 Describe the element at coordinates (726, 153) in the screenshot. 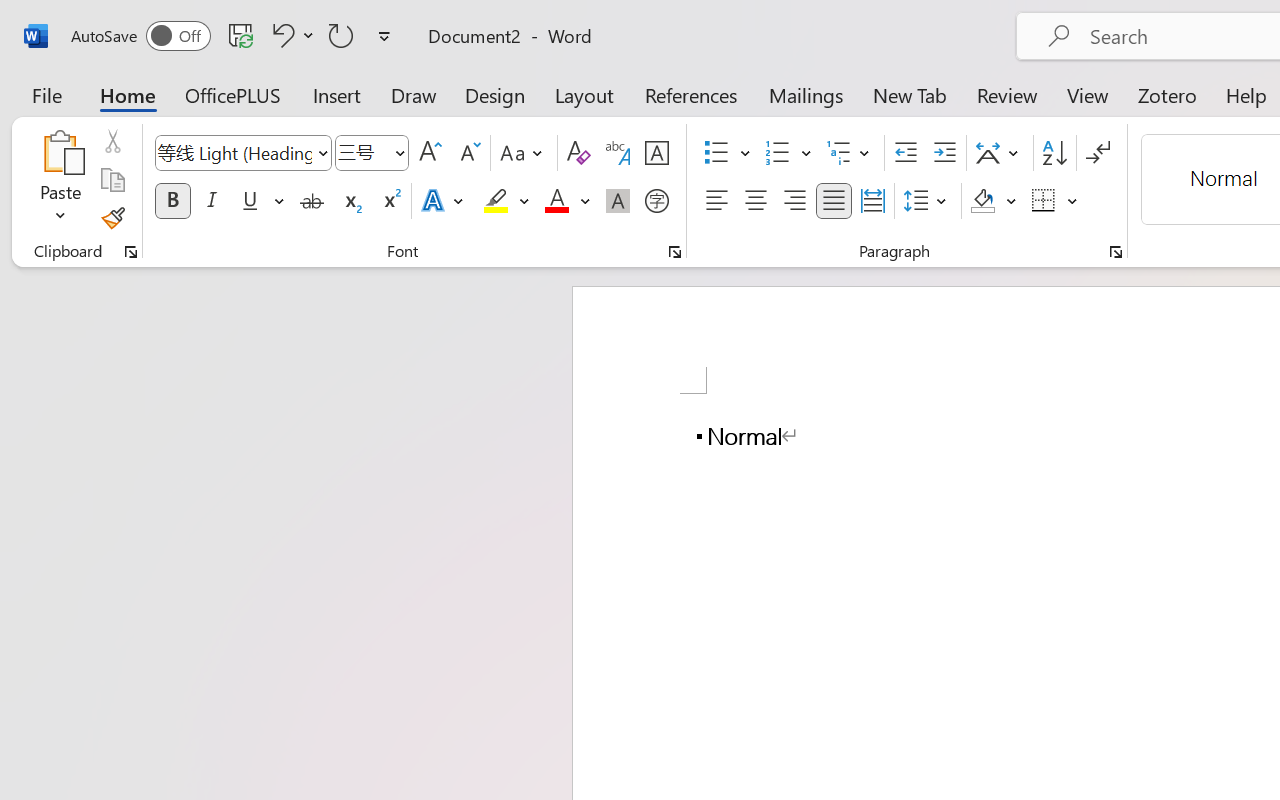

I see `'Bullets'` at that location.